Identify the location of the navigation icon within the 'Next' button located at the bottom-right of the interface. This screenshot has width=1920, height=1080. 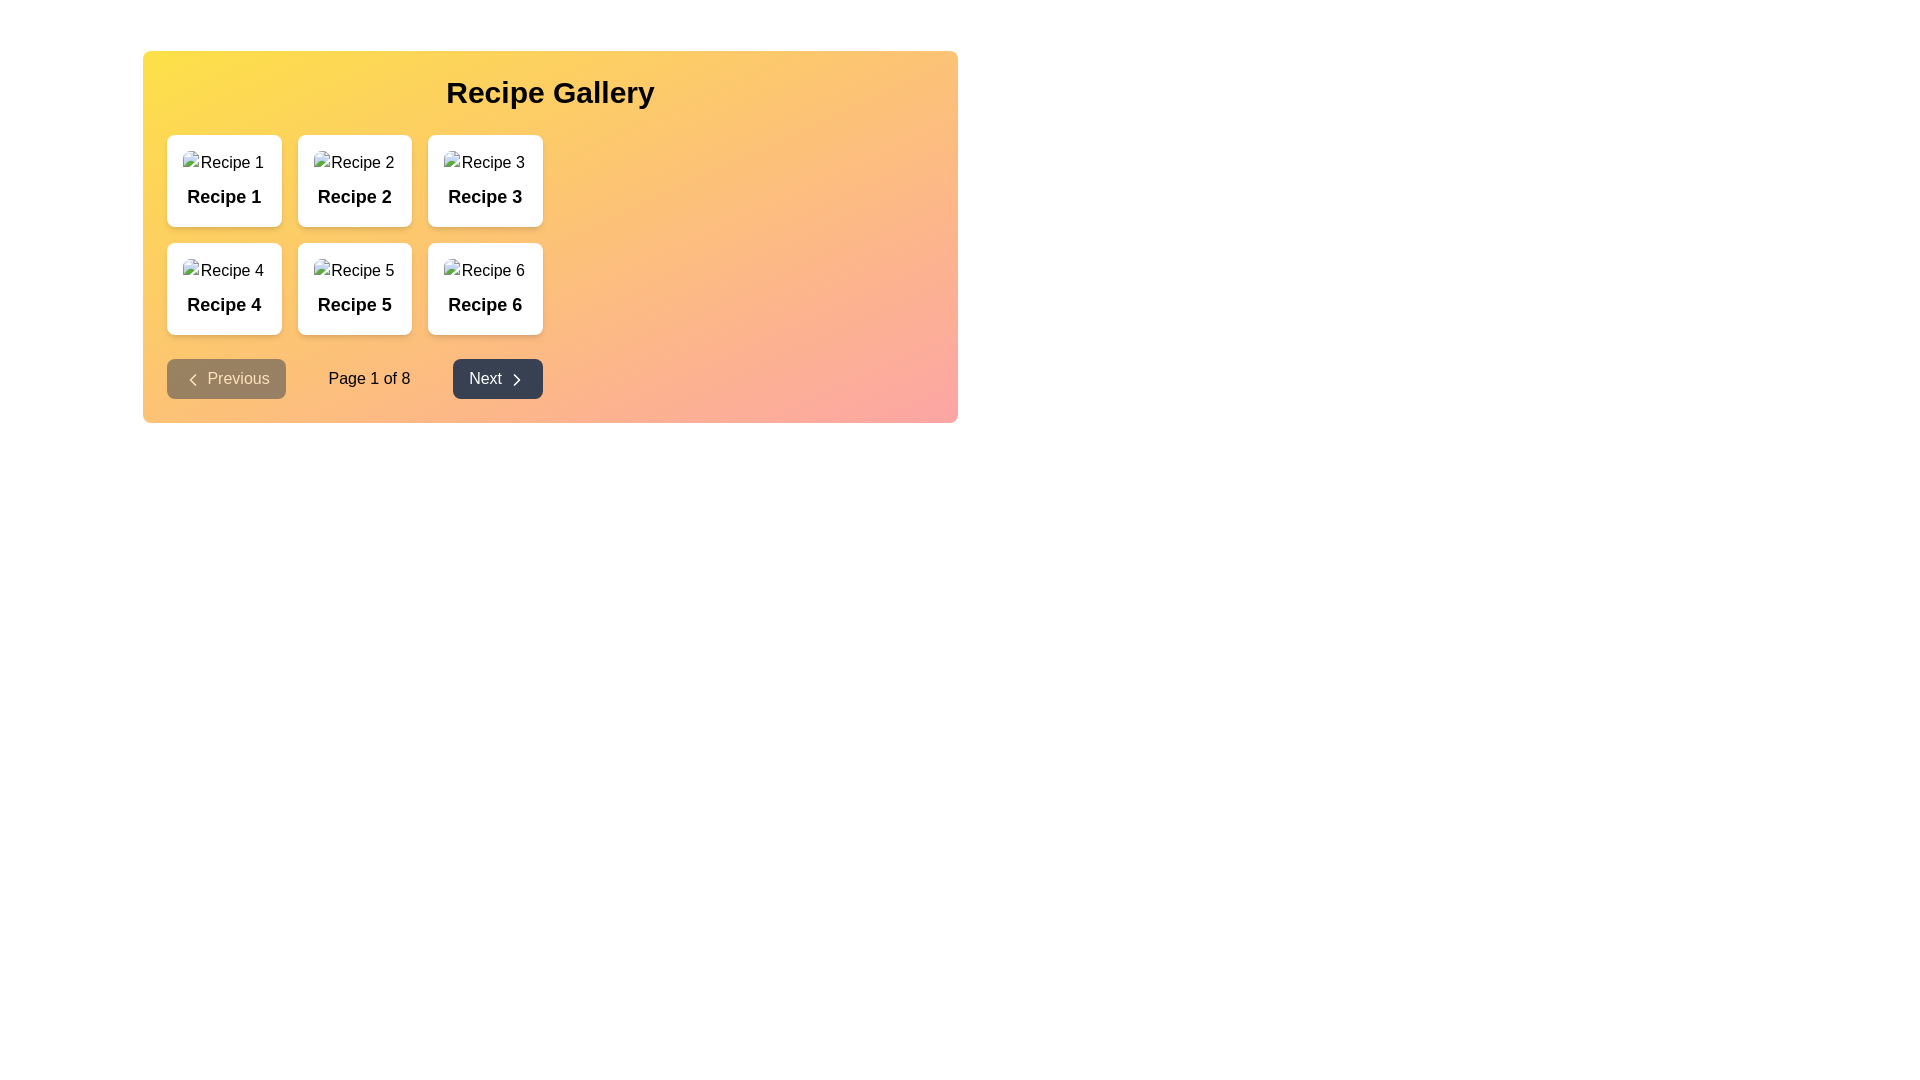
(516, 379).